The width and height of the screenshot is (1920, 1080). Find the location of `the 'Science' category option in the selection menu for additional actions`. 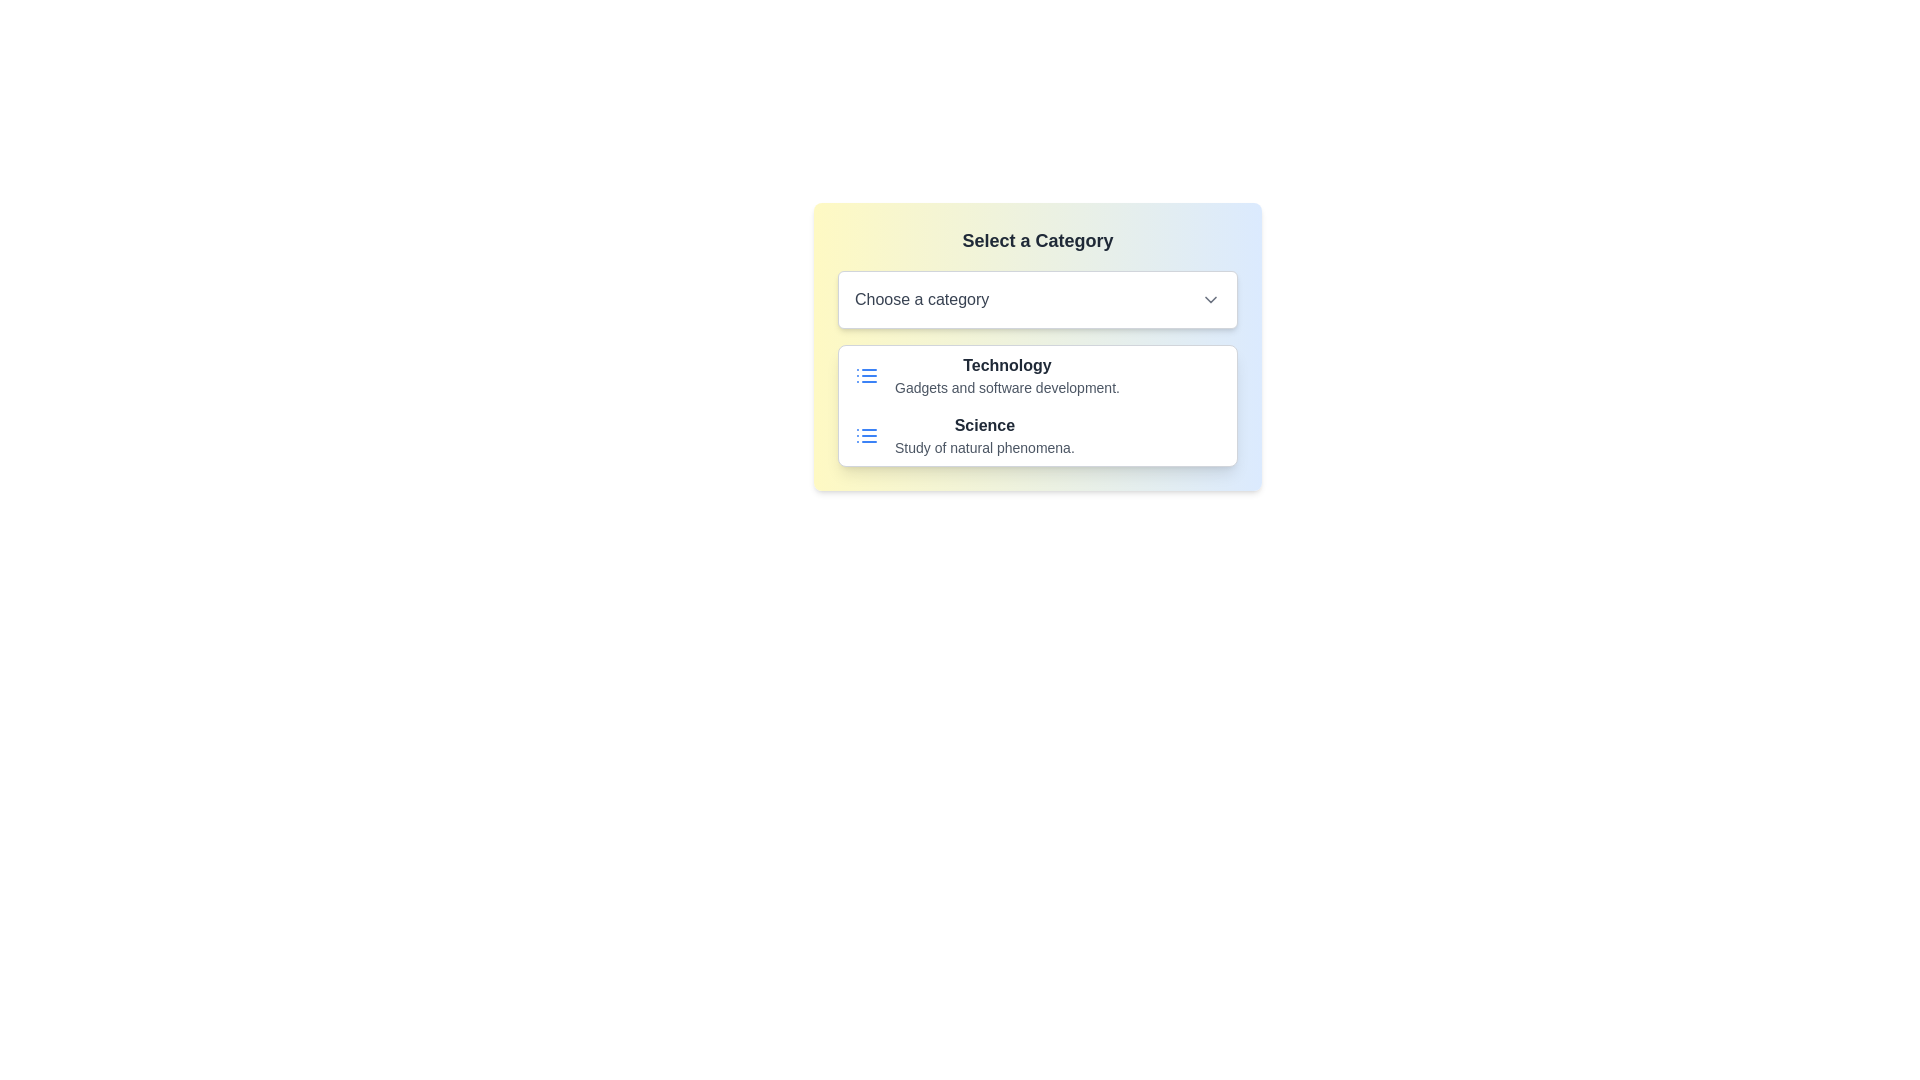

the 'Science' category option in the selection menu for additional actions is located at coordinates (984, 434).